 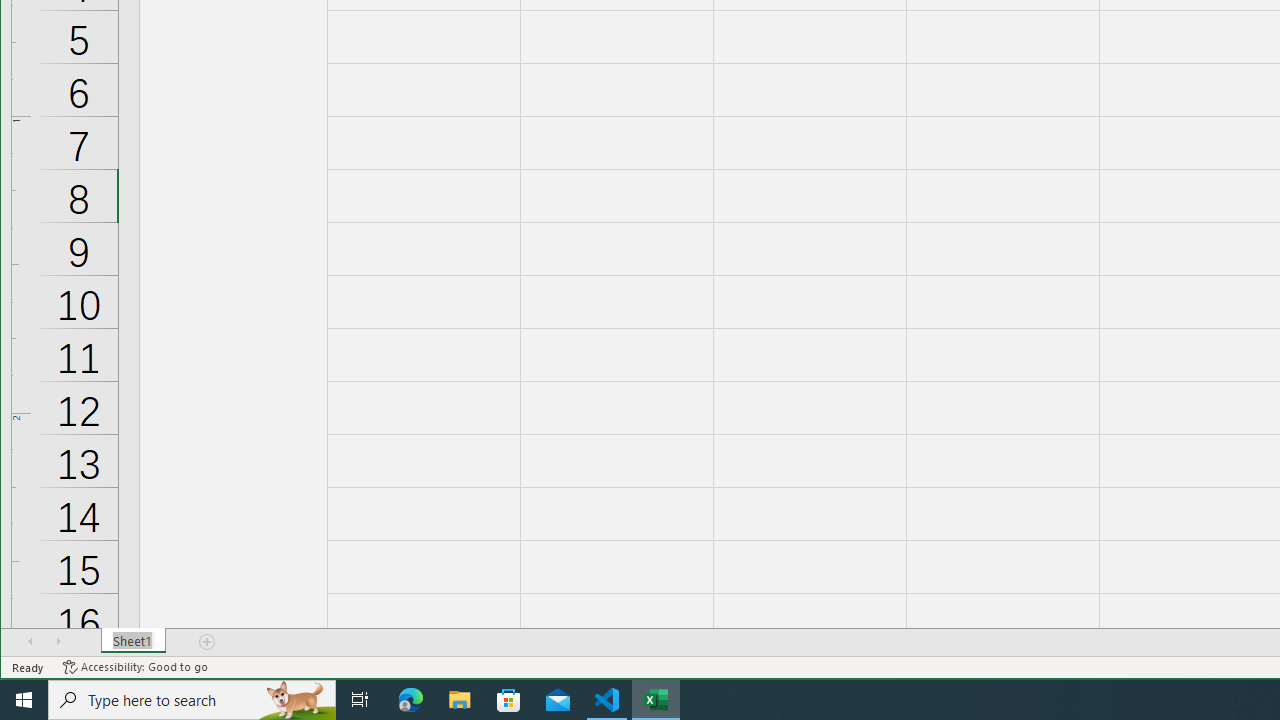 What do you see at coordinates (359, 698) in the screenshot?
I see `'Task View'` at bounding box center [359, 698].